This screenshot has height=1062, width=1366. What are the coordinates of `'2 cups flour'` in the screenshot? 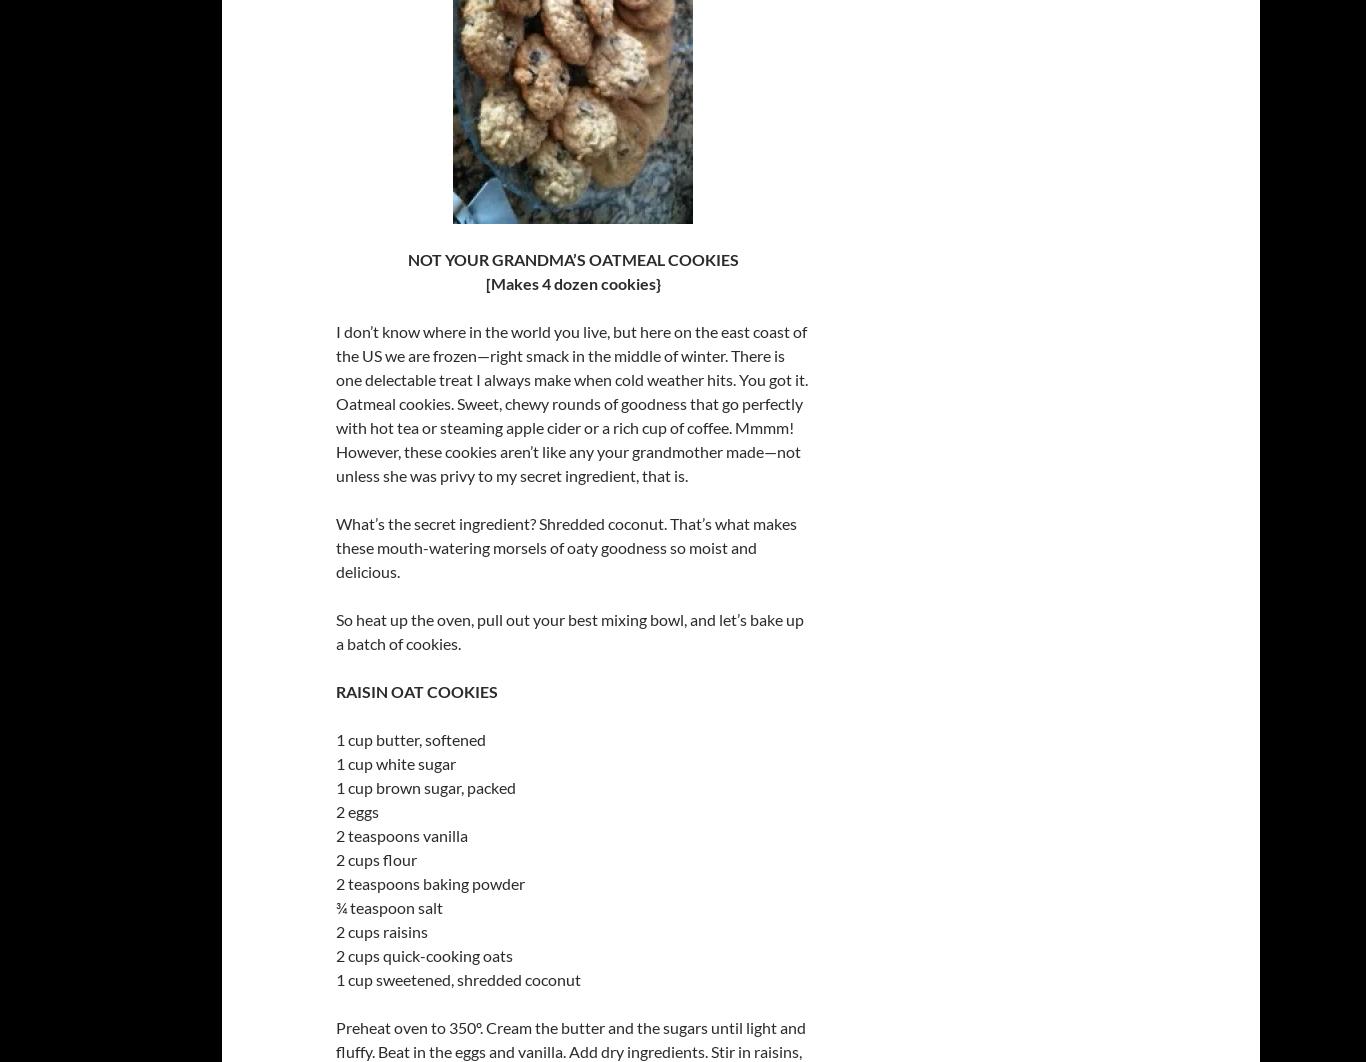 It's located at (375, 858).